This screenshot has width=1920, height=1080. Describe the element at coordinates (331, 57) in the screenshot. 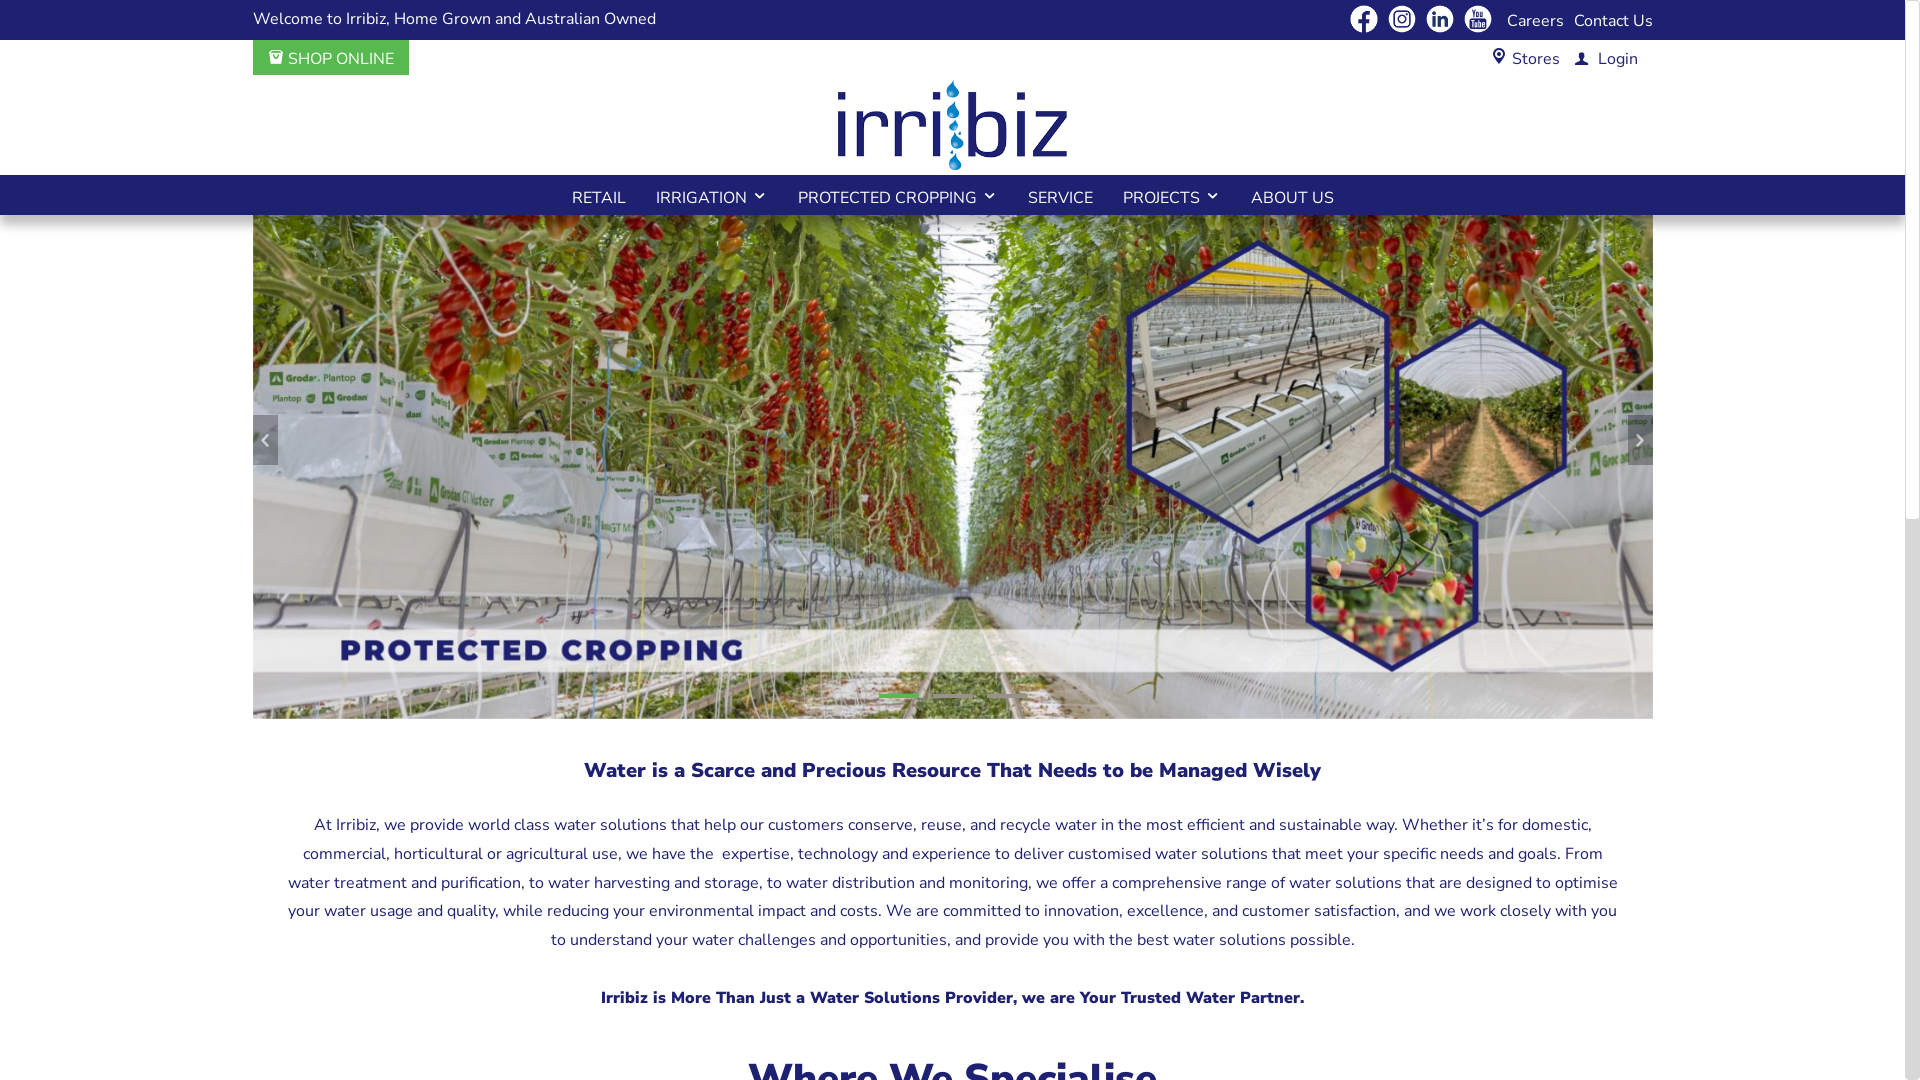

I see `'SHOP ONLINE'` at that location.